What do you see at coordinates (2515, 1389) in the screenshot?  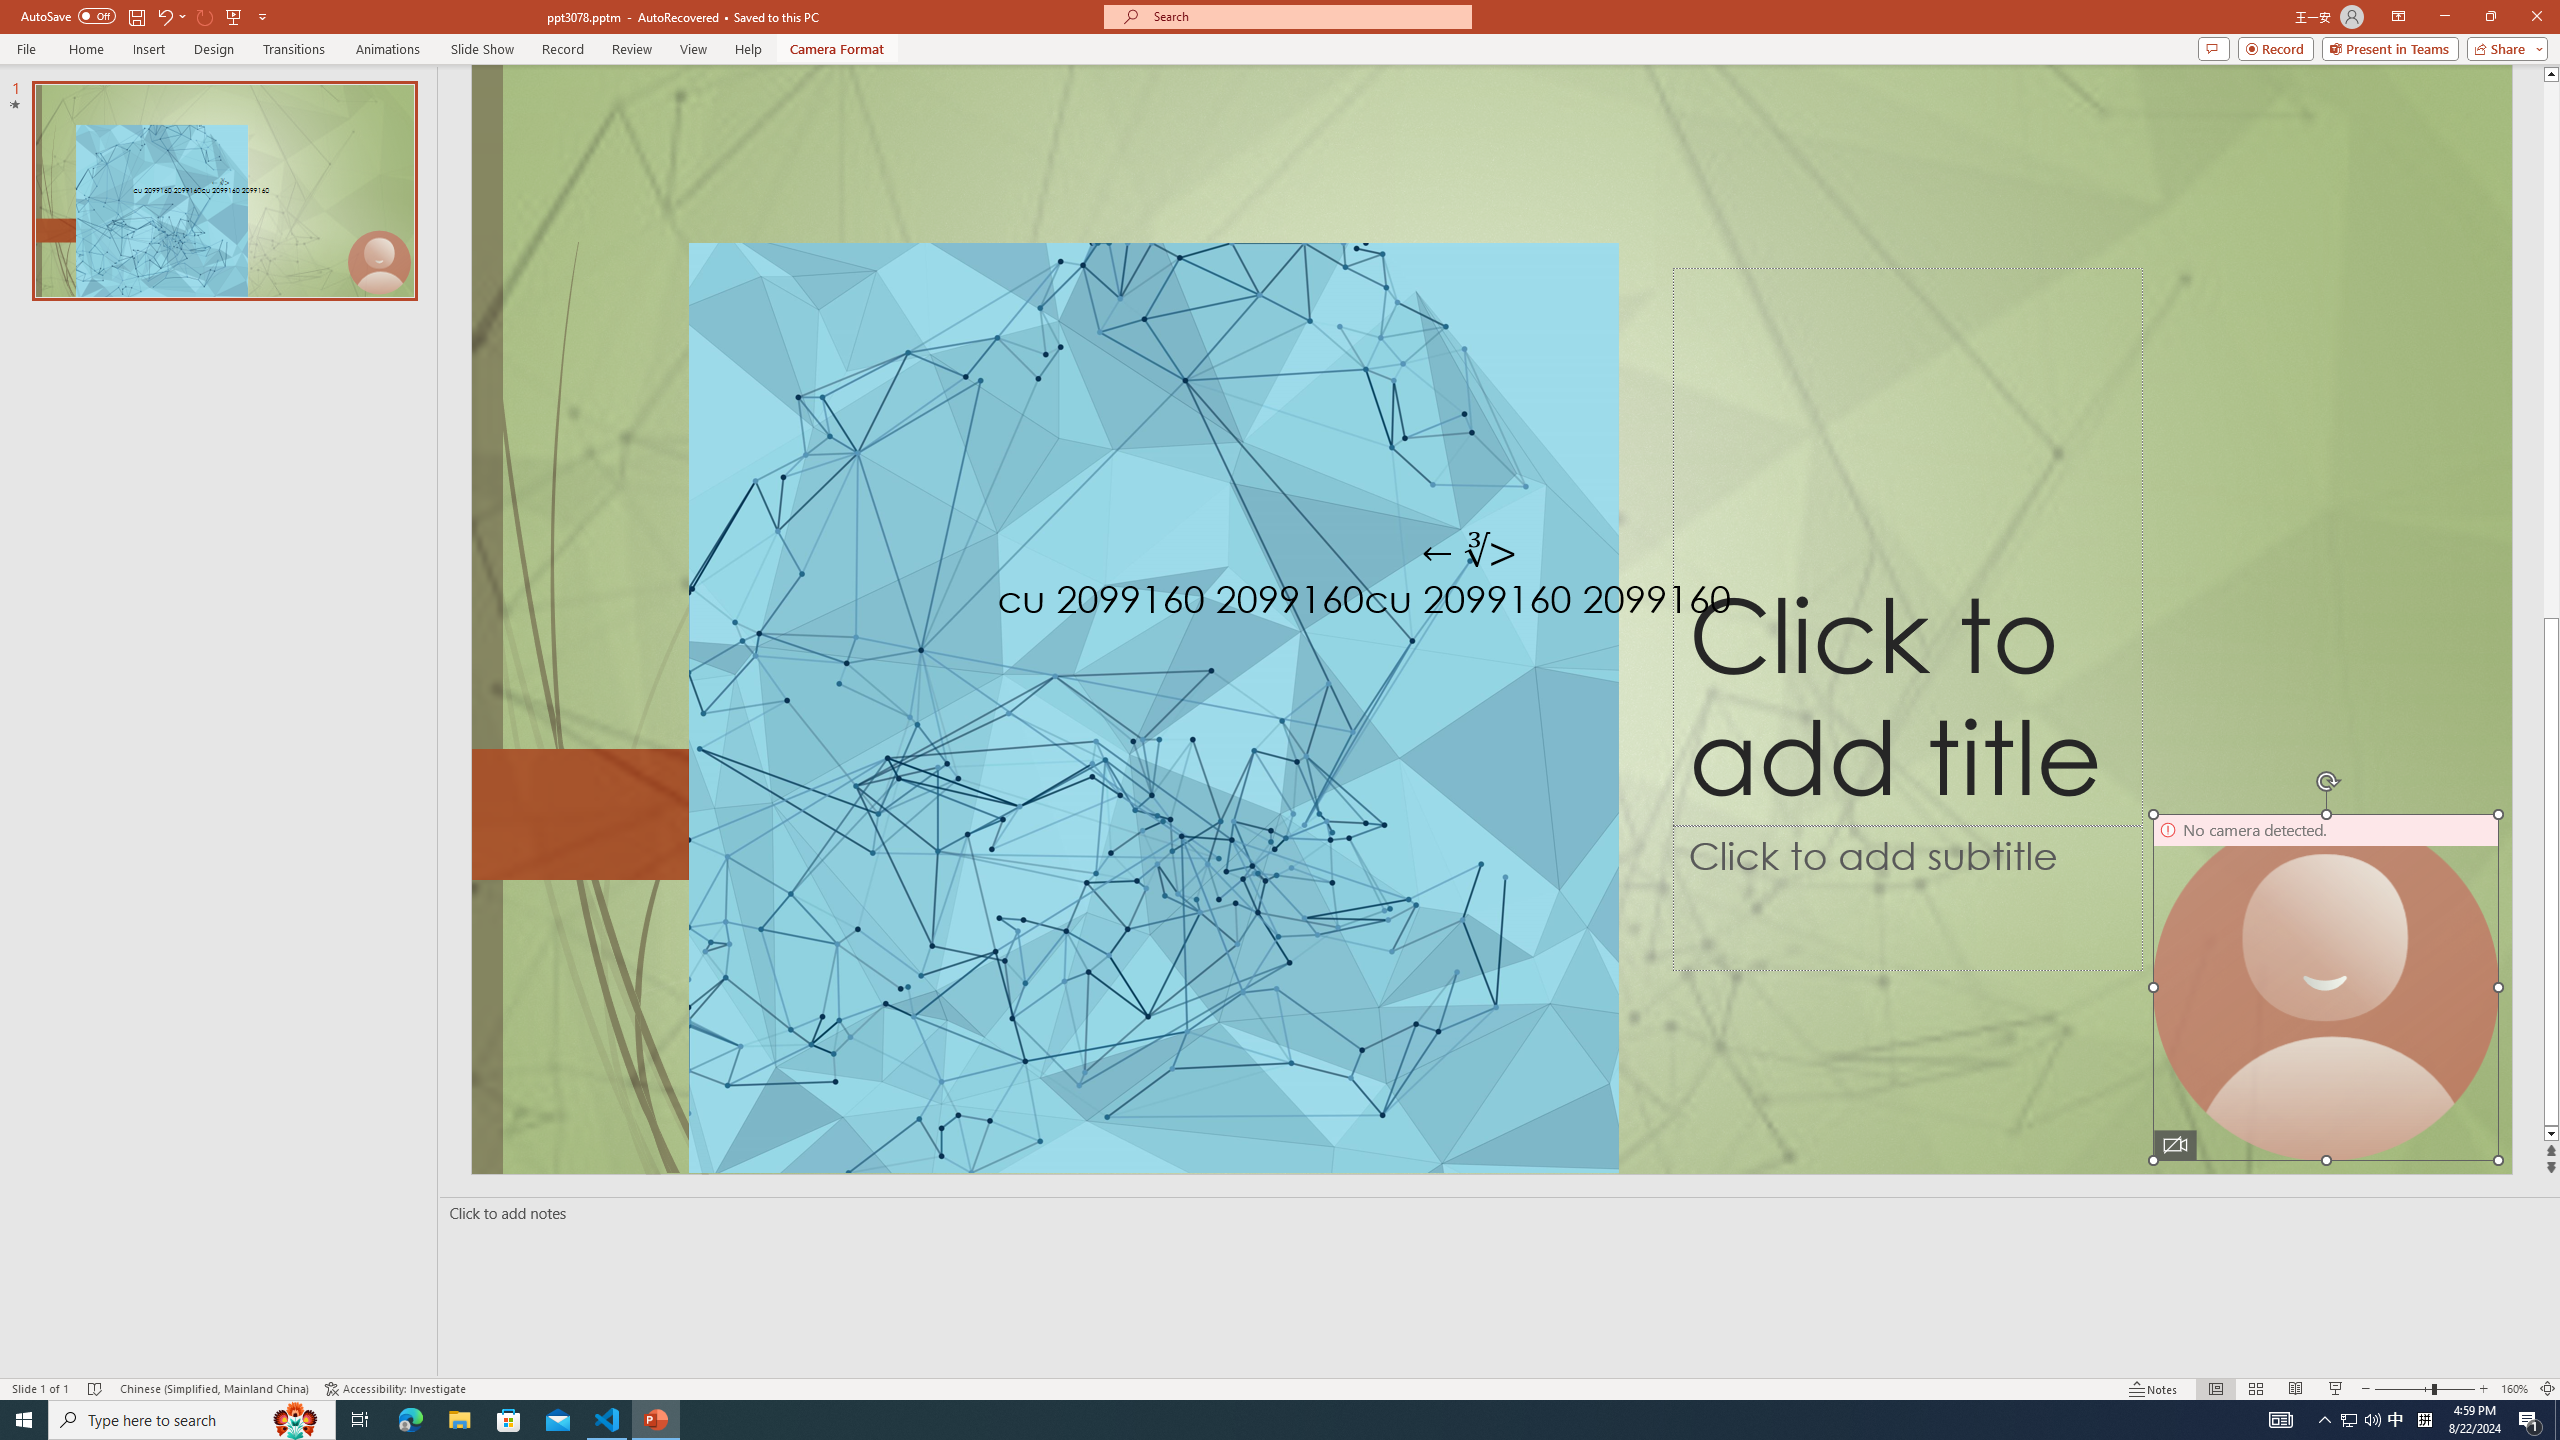 I see `'Zoom 160%'` at bounding box center [2515, 1389].